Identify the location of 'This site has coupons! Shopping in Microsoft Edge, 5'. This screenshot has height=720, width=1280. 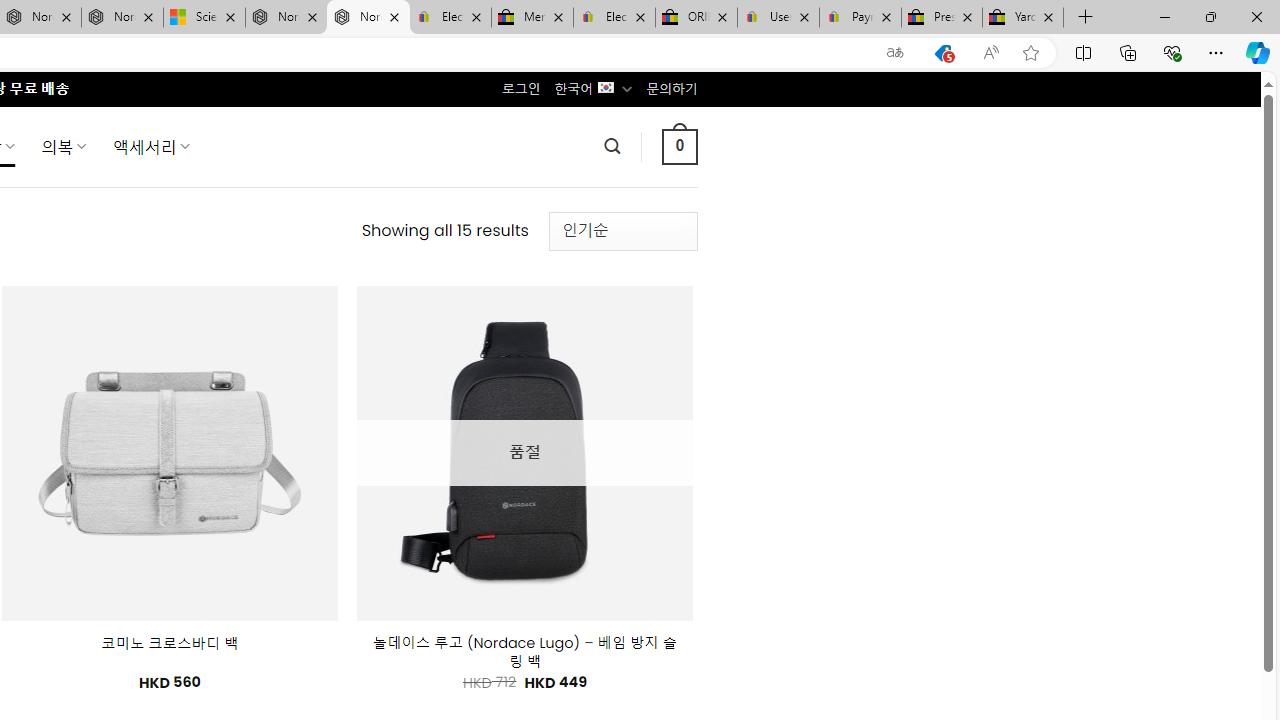
(942, 52).